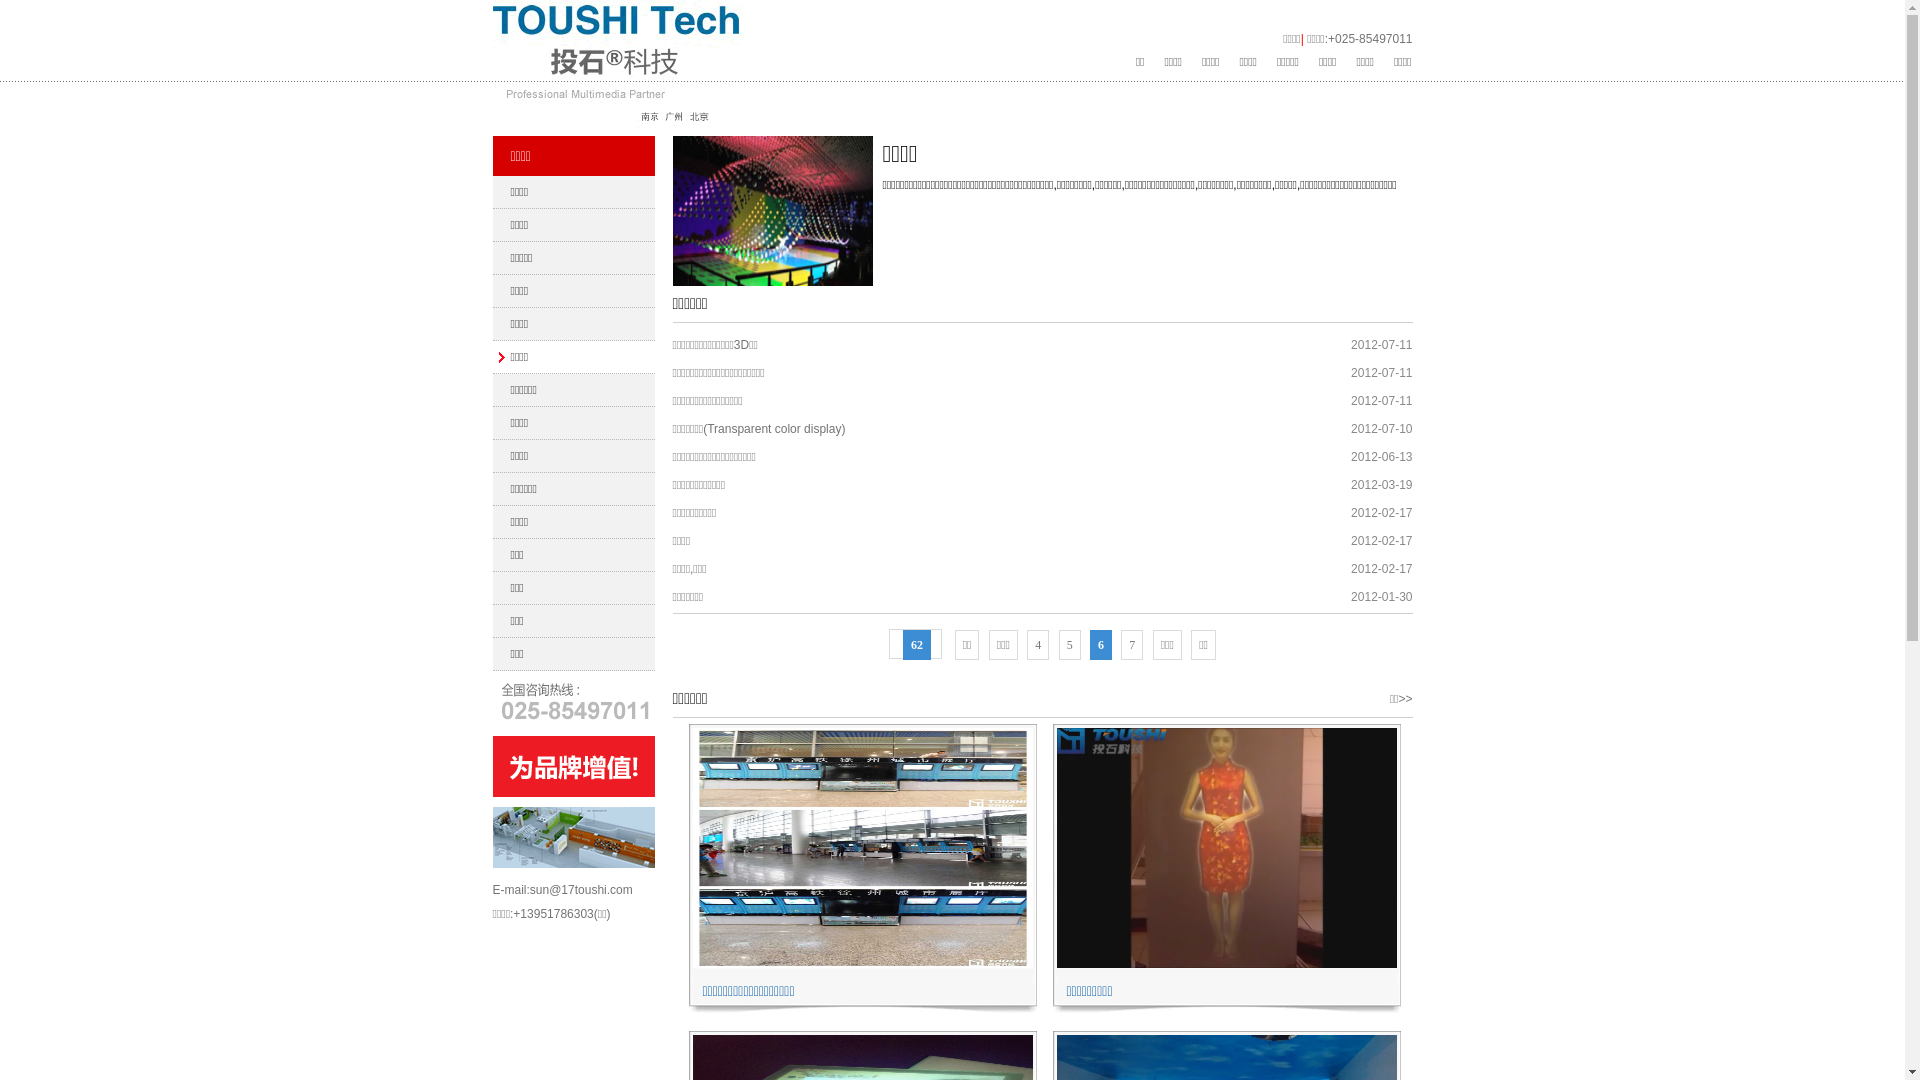  What do you see at coordinates (914, 644) in the screenshot?
I see `' 62'` at bounding box center [914, 644].